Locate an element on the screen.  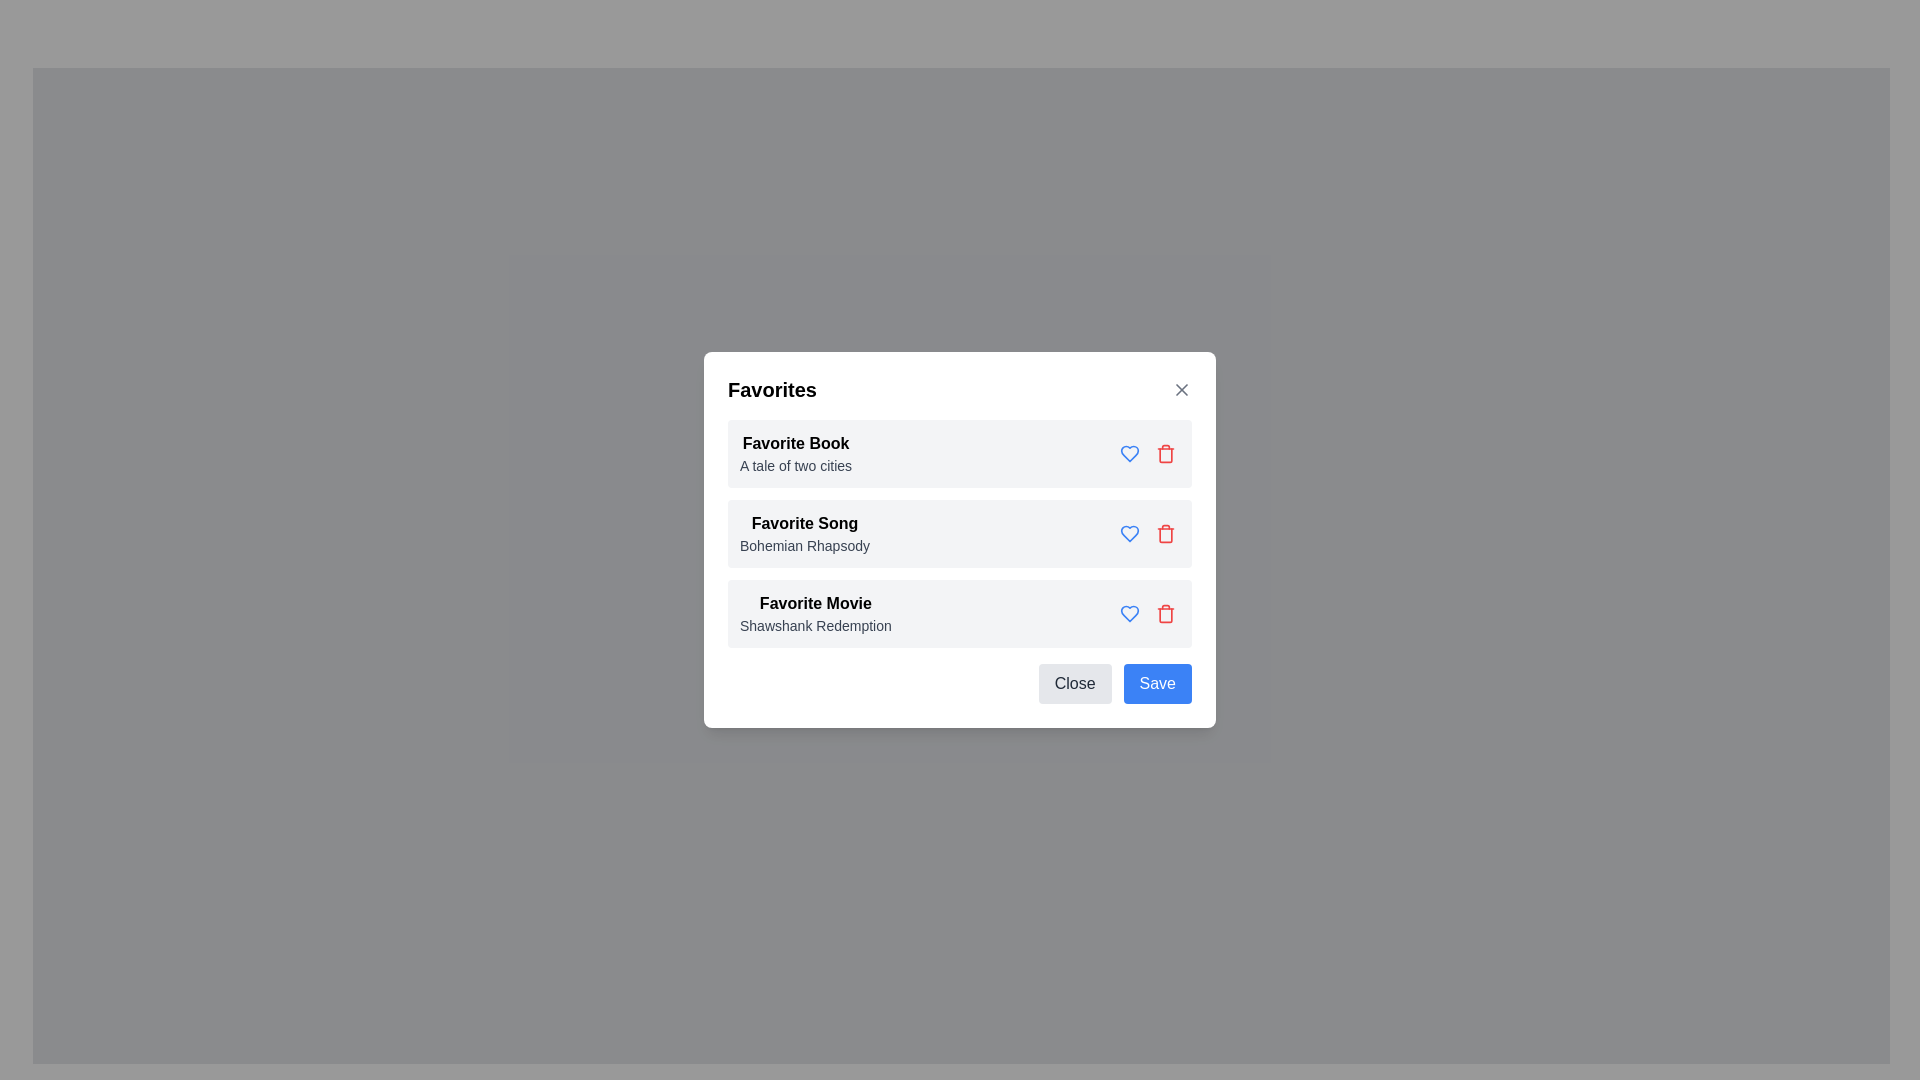
the trash can icon within the SVG graphic, which is part of the third favorite item row next to the text 'Favorite Movie: Shawshank Redemption' is located at coordinates (1166, 613).